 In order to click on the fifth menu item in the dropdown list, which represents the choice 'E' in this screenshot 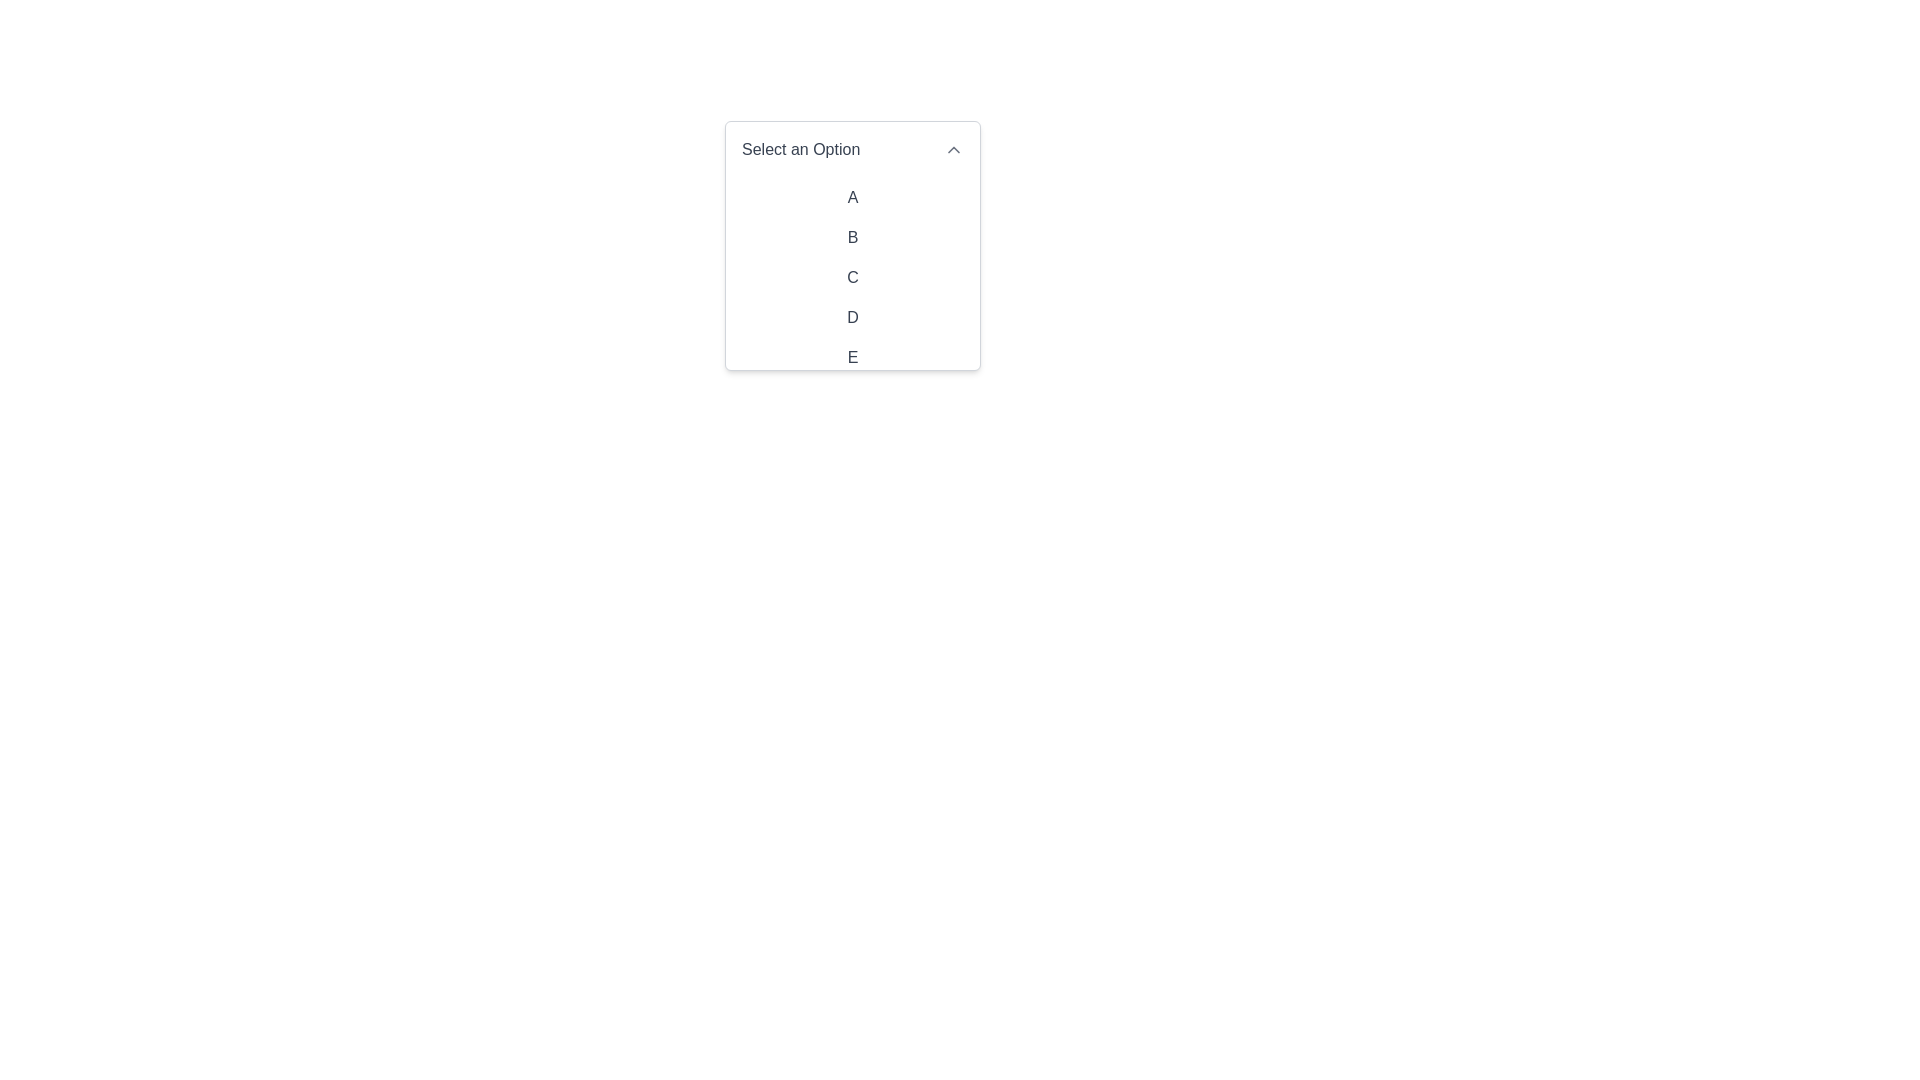, I will do `click(853, 357)`.